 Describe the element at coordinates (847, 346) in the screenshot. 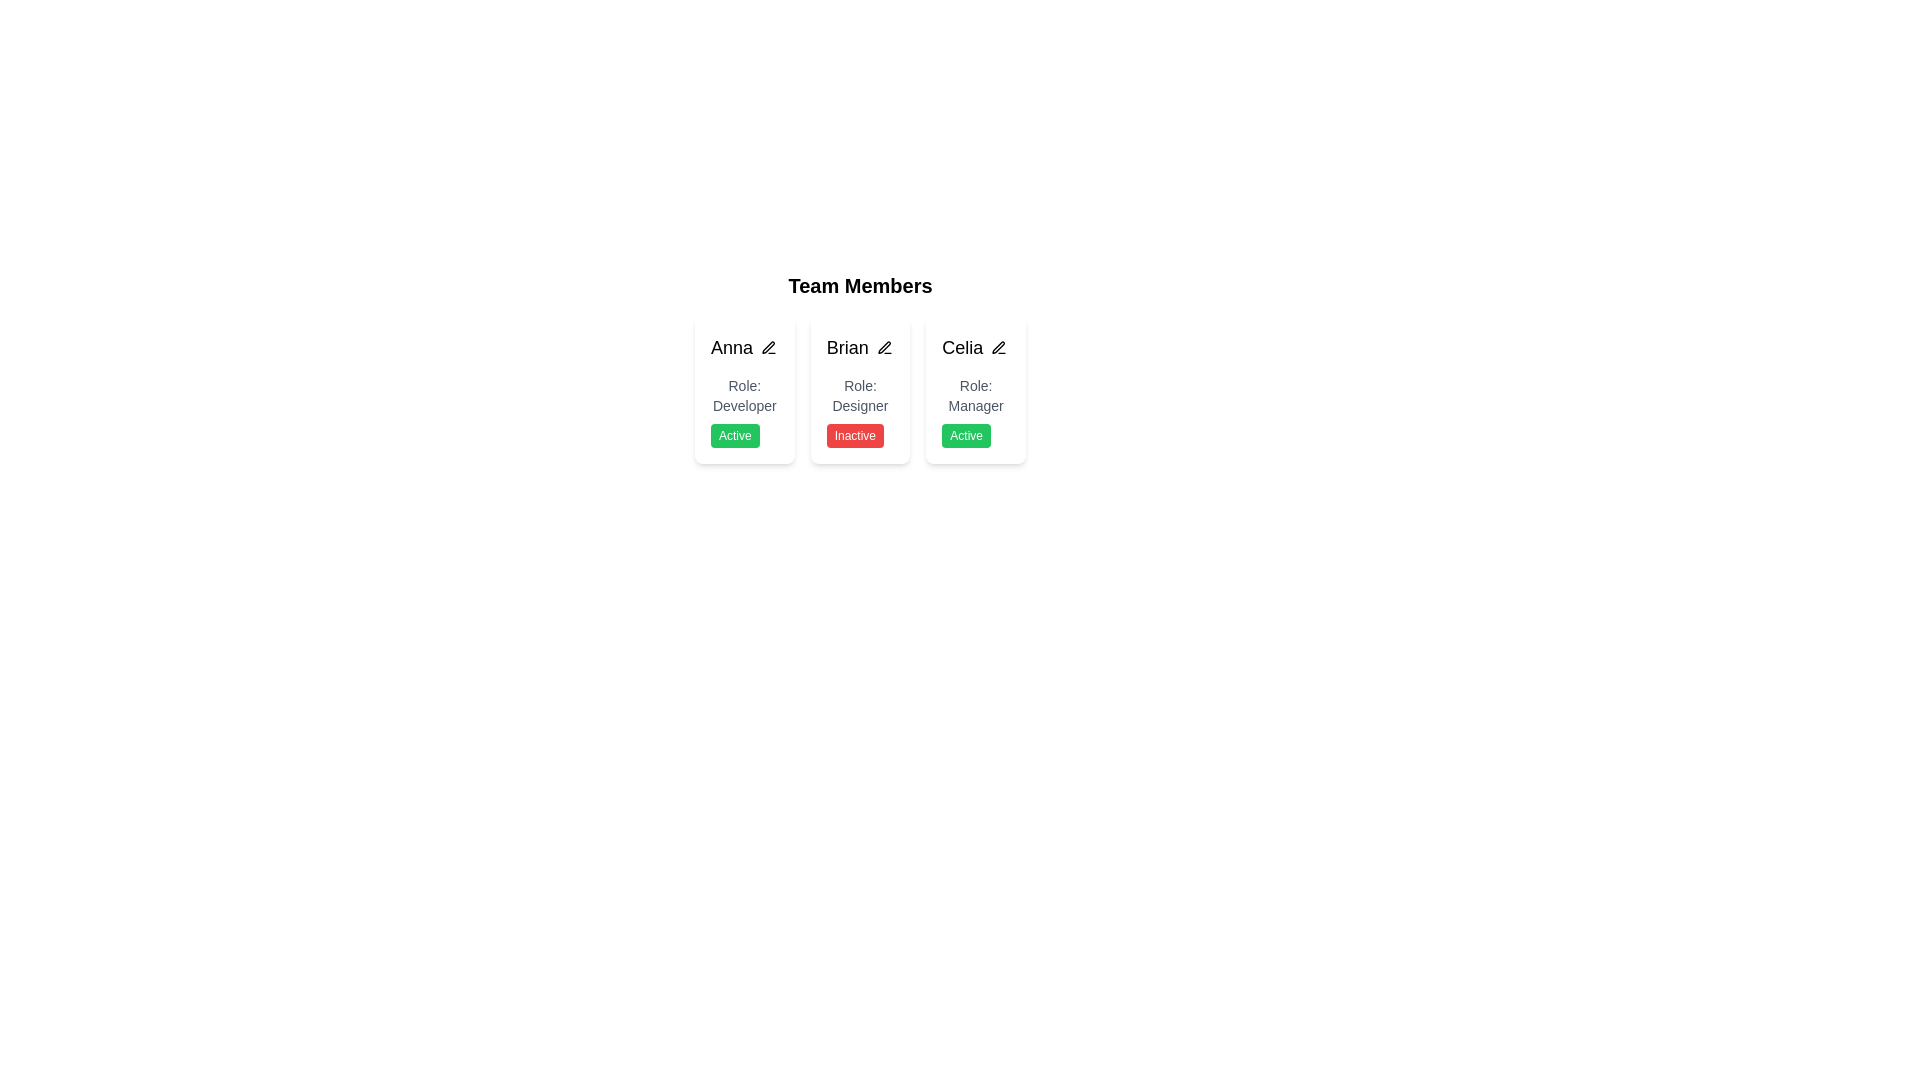

I see `the text label displaying the name 'Brian' that identifies a team member, located in the central card of three horizontally arranged team member cards` at that location.